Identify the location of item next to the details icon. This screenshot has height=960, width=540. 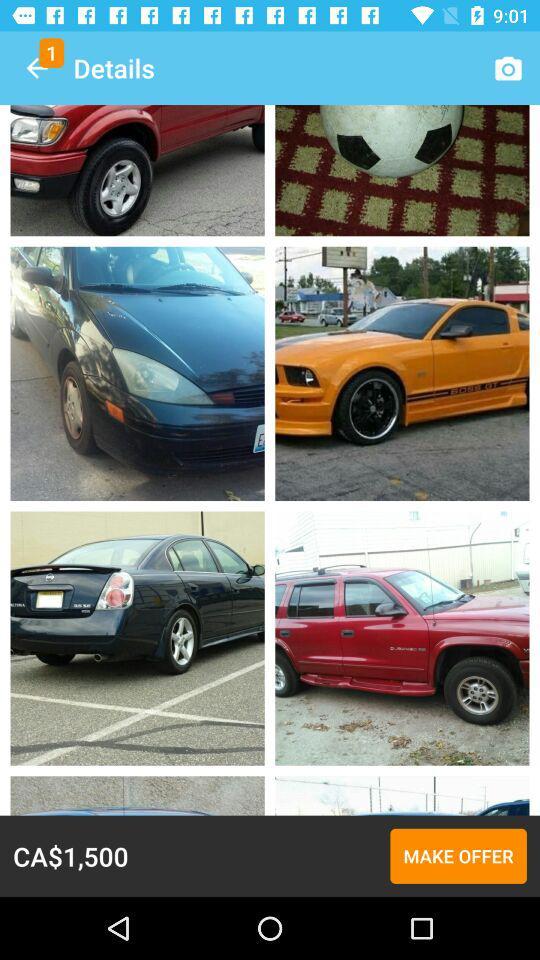
(36, 68).